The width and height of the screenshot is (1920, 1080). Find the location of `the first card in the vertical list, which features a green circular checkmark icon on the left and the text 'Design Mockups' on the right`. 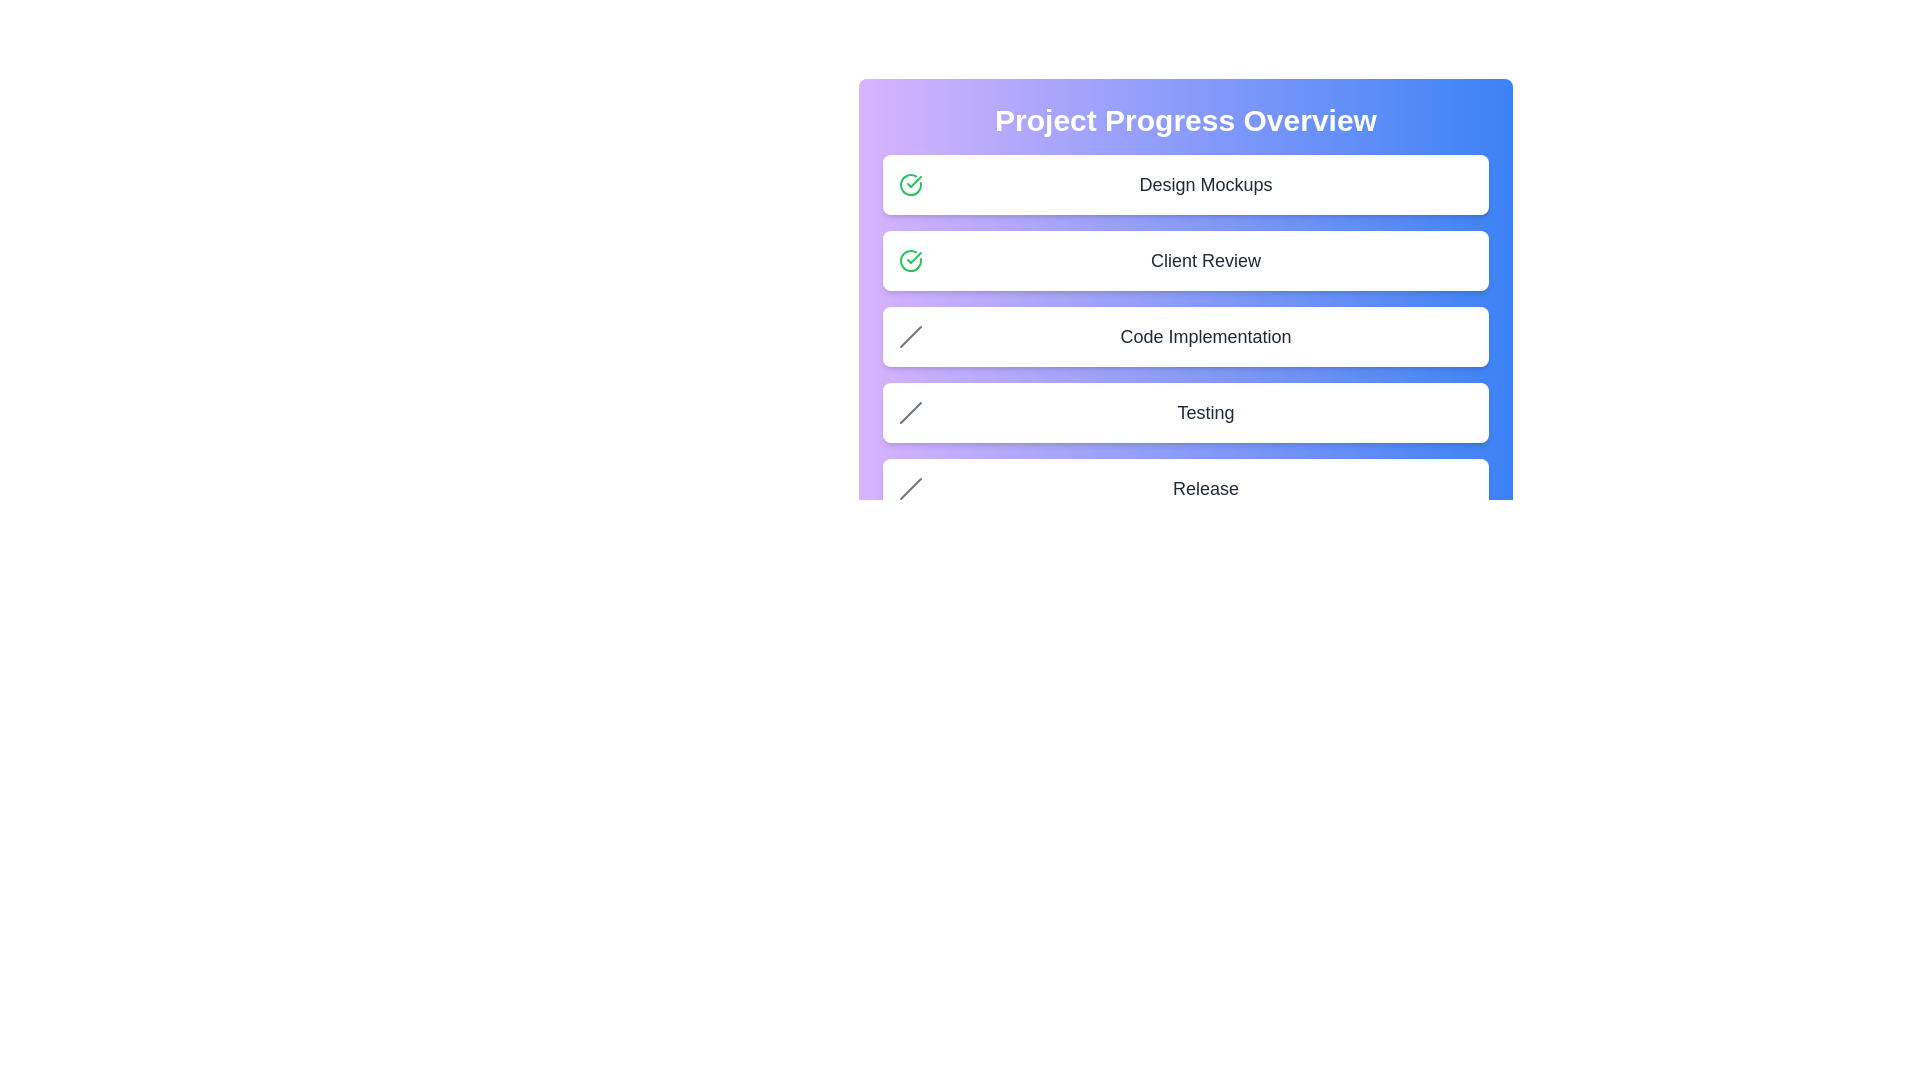

the first card in the vertical list, which features a green circular checkmark icon on the left and the text 'Design Mockups' on the right is located at coordinates (1185, 185).